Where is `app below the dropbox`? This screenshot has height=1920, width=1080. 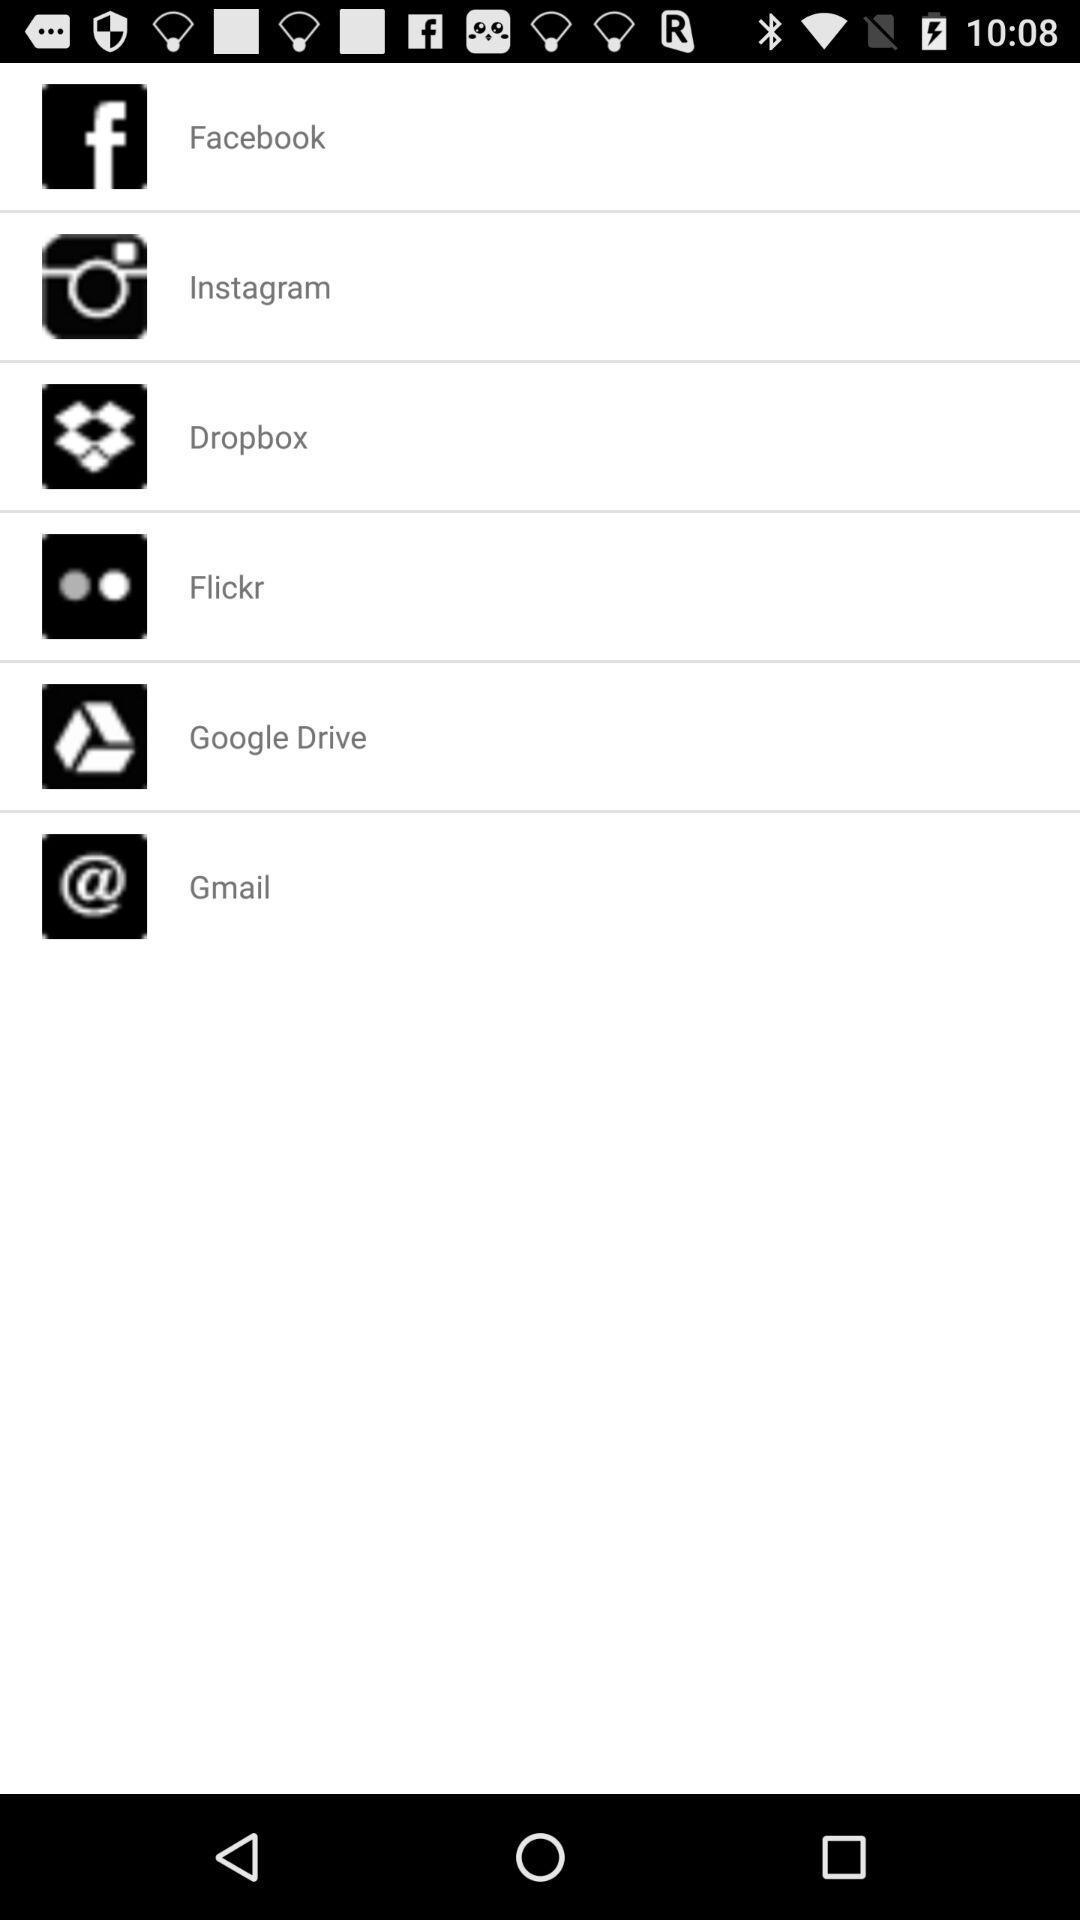
app below the dropbox is located at coordinates (225, 585).